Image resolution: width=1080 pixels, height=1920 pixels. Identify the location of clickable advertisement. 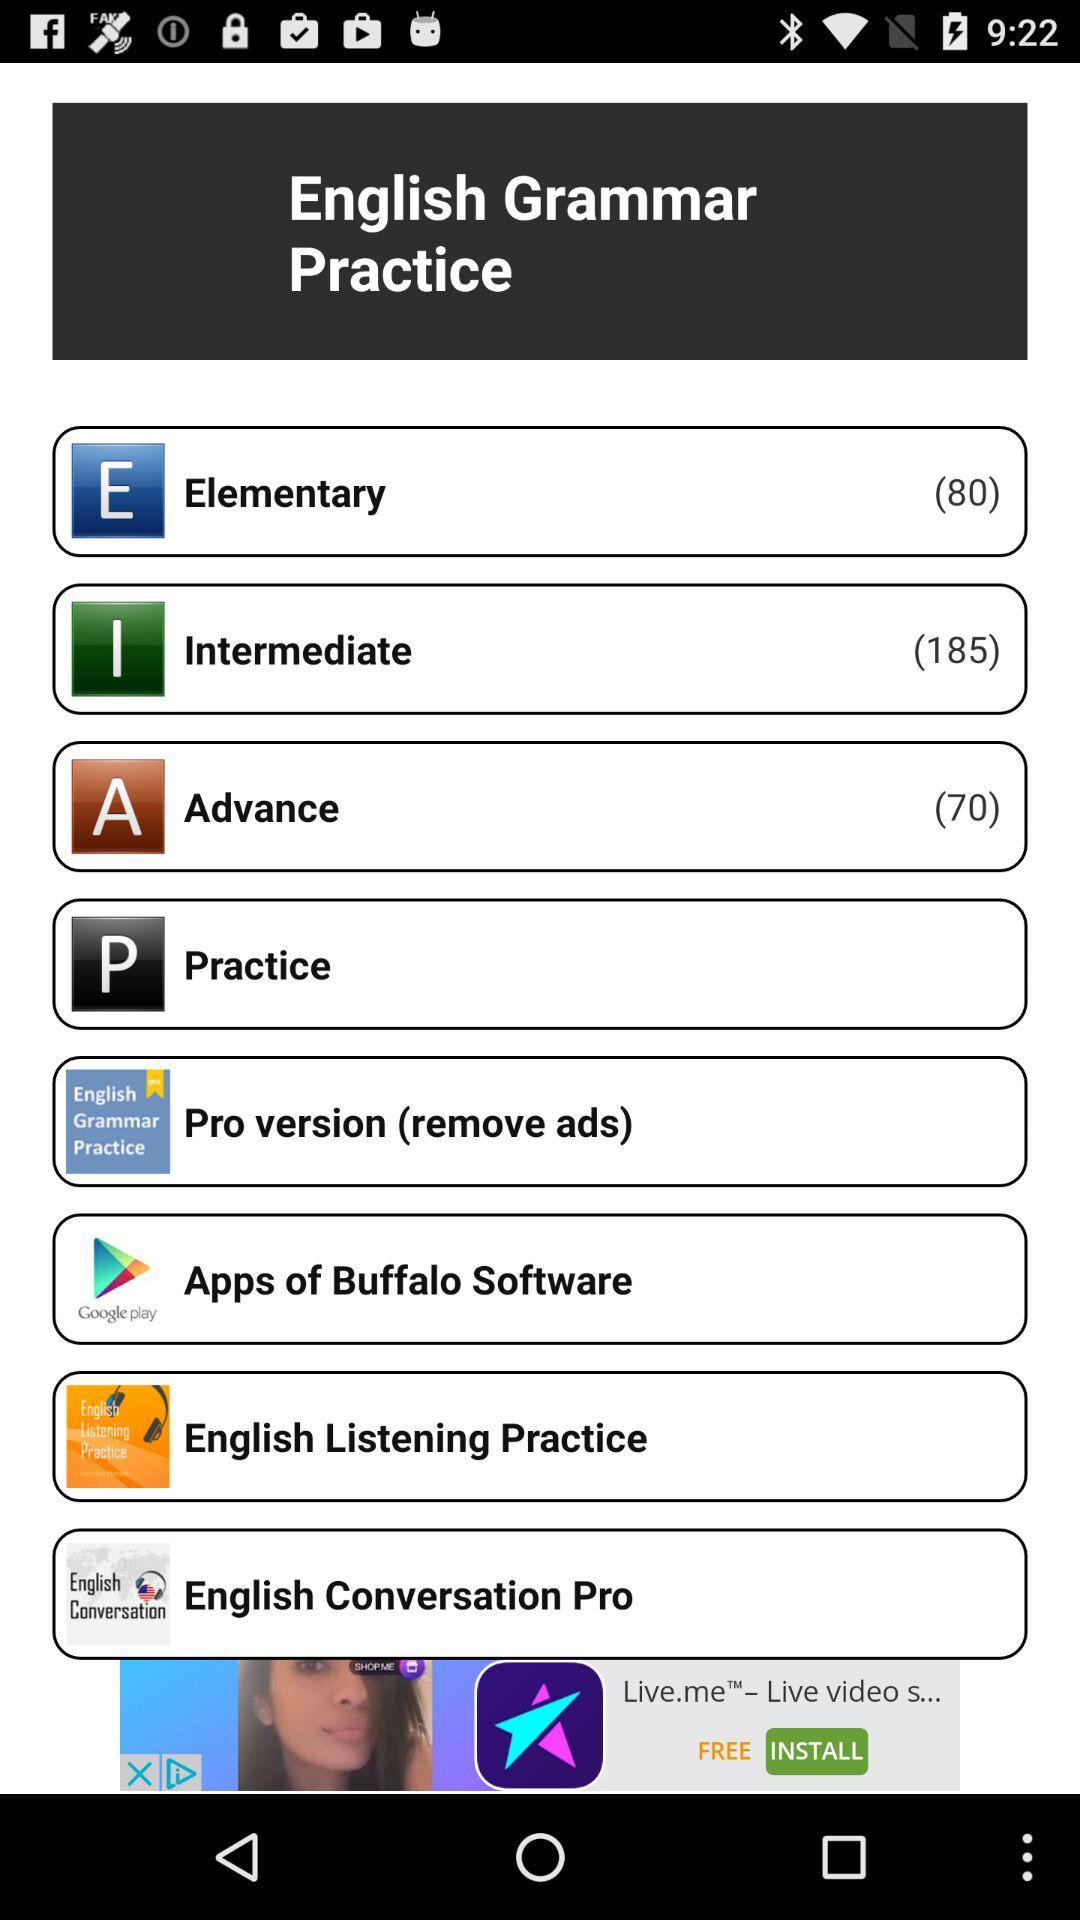
(540, 1724).